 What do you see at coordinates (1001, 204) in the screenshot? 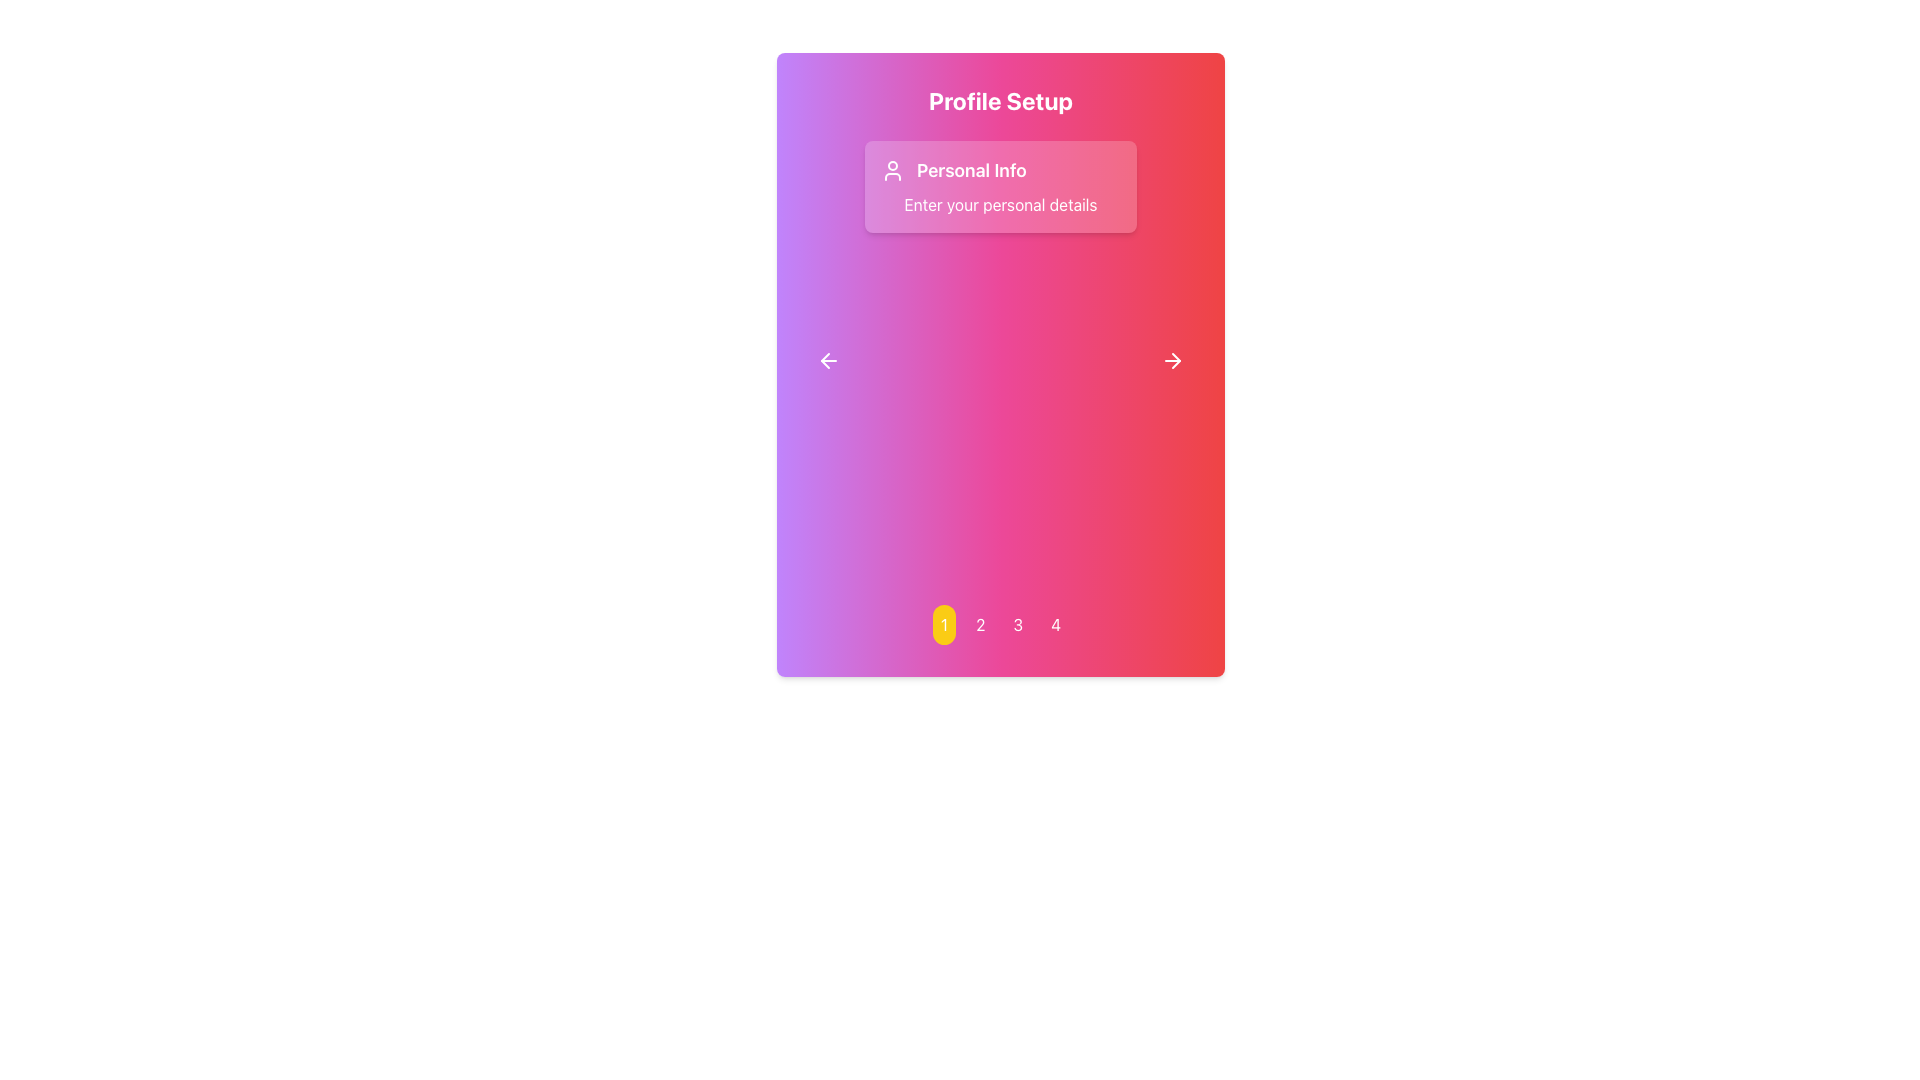
I see `the static text label that guides users to enter their personal details, located below 'Personal Info' and the accompanying icon` at bounding box center [1001, 204].